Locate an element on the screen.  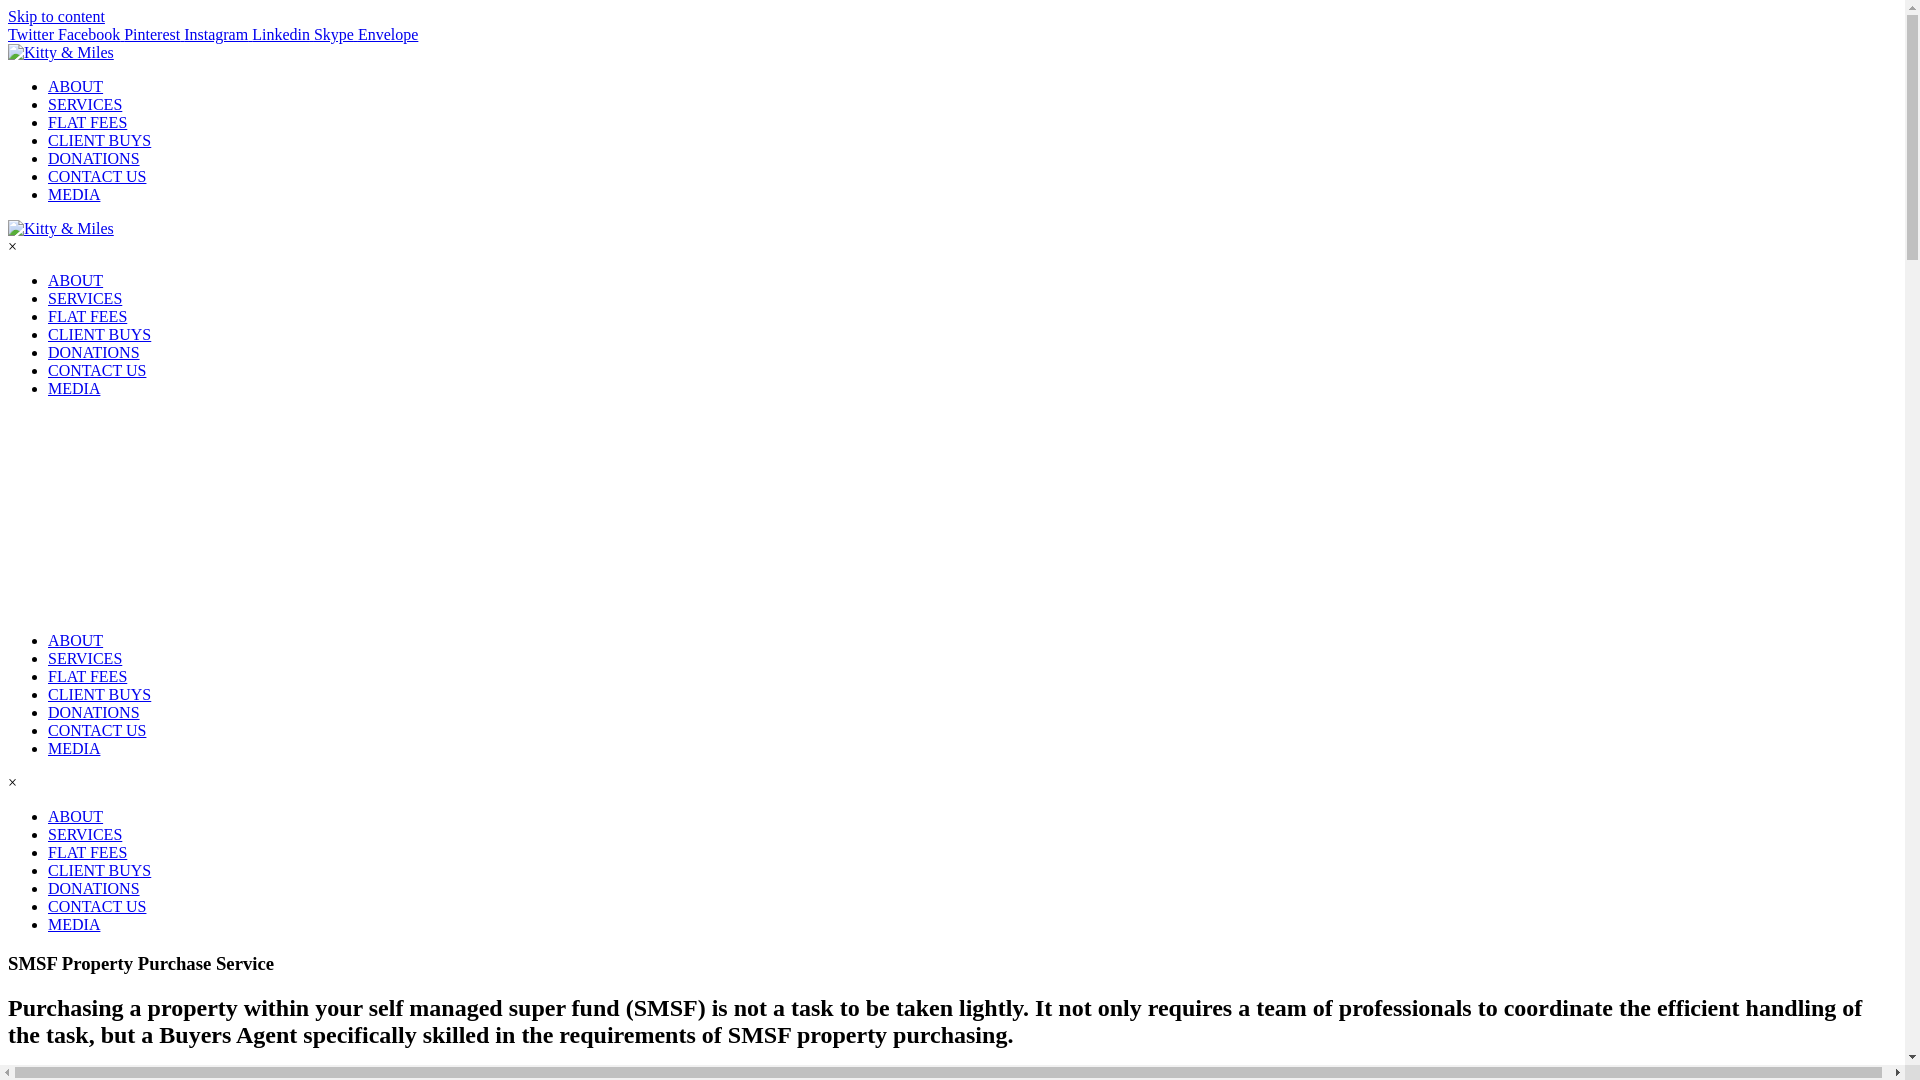
'CLIENT BUYS' is located at coordinates (1072, 92).